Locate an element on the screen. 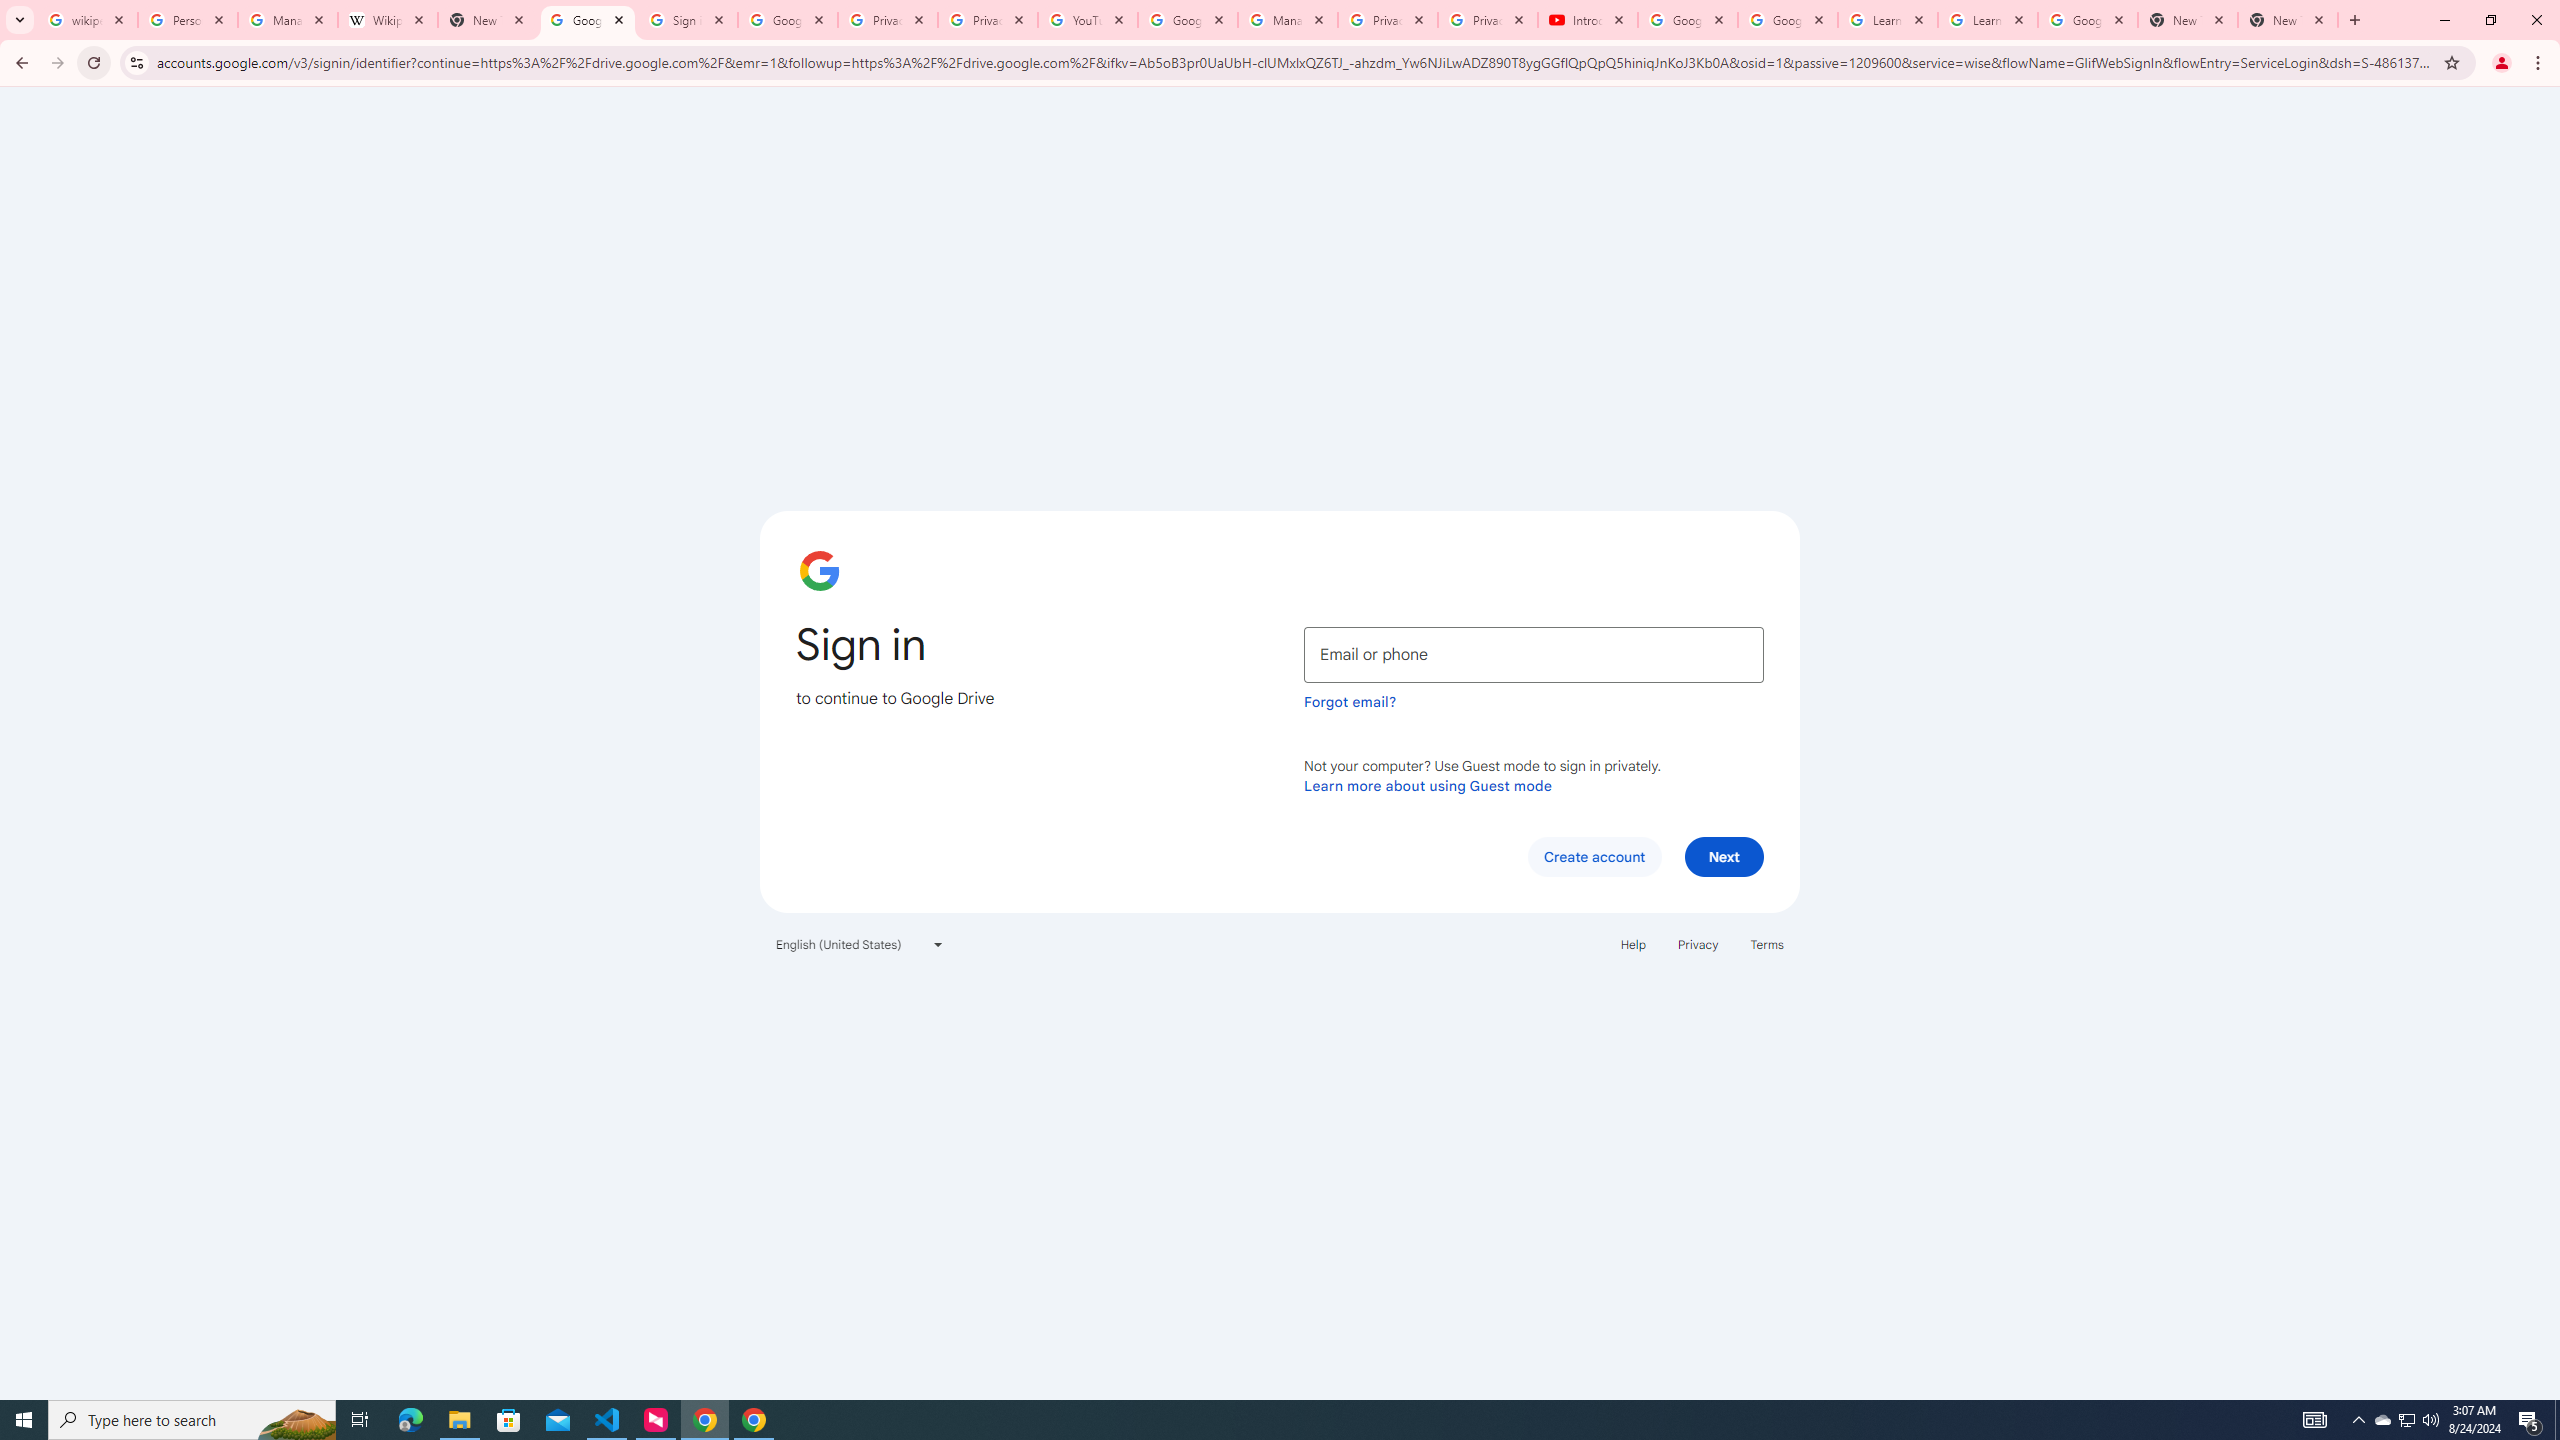  'Introduction | Google Privacy Policy - YouTube' is located at coordinates (1586, 19).